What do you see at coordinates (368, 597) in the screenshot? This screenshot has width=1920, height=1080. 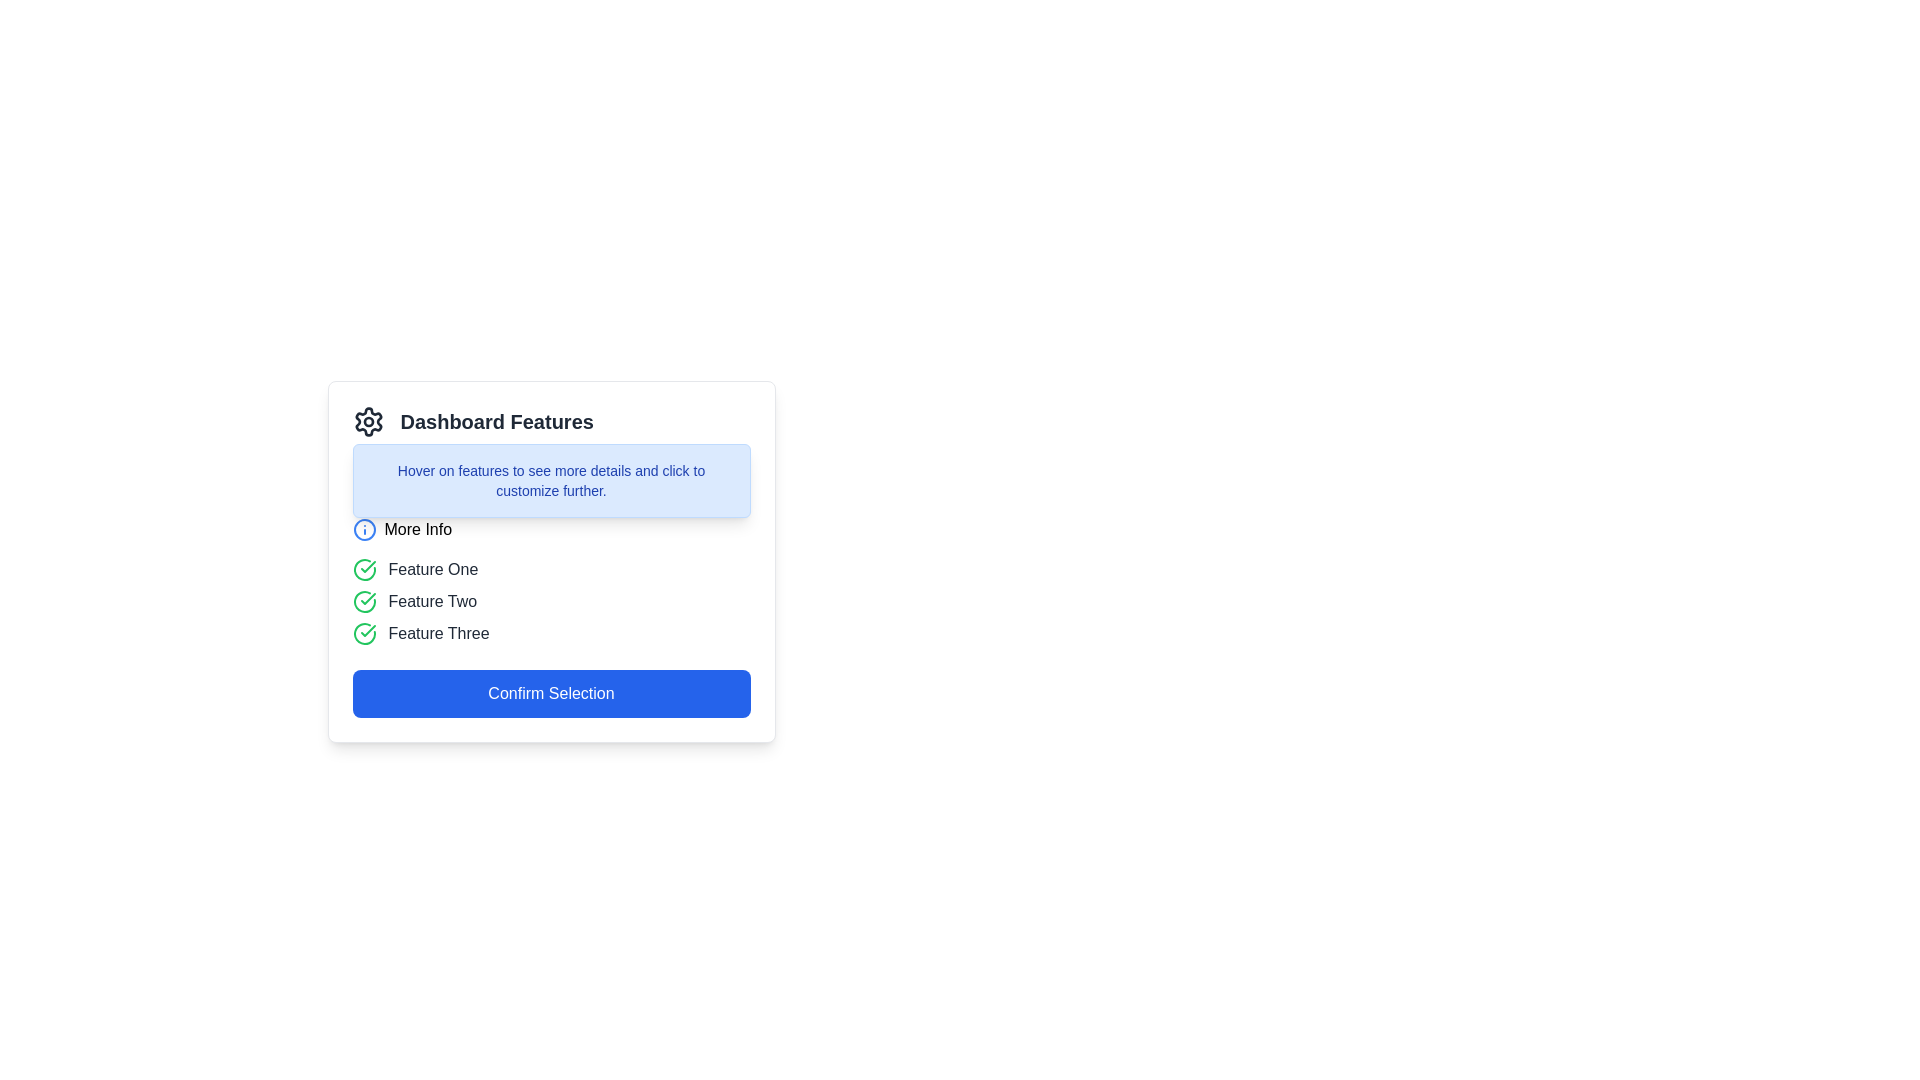 I see `the checkmark icon, which is styled with a thin line and positioned within a circular boundary, indicating approval or selection` at bounding box center [368, 597].